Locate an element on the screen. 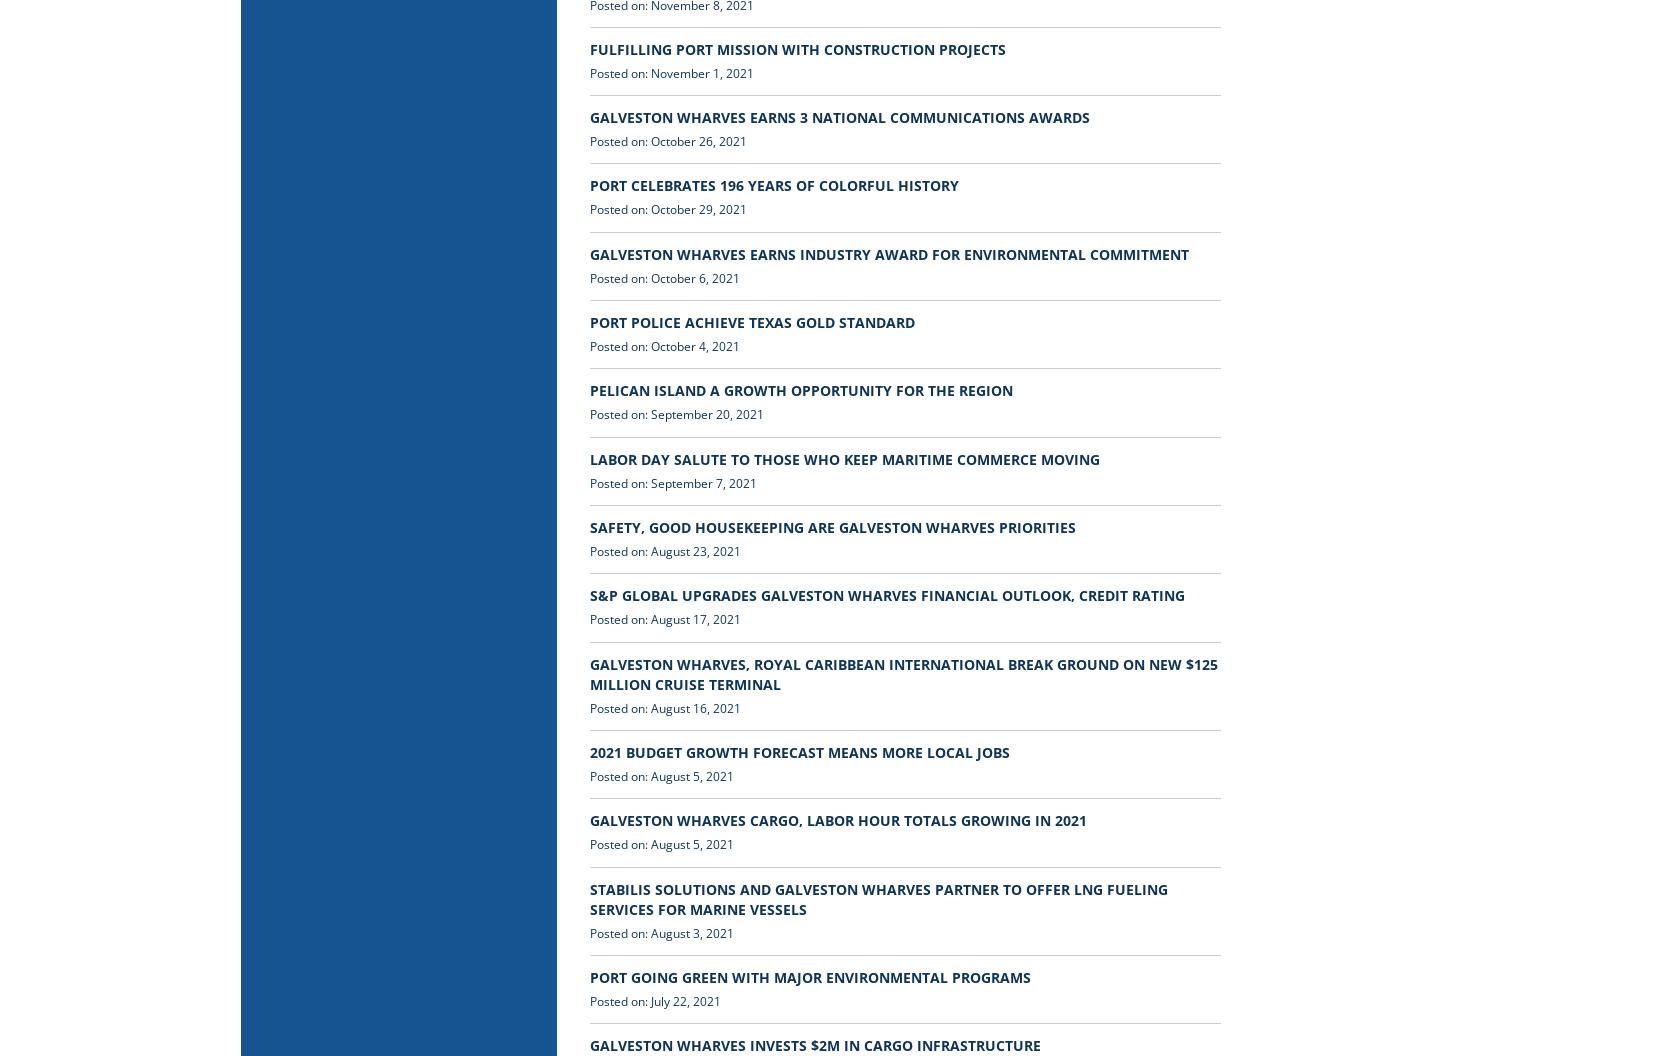  'Posted on: July 22, 2021' is located at coordinates (588, 1000).